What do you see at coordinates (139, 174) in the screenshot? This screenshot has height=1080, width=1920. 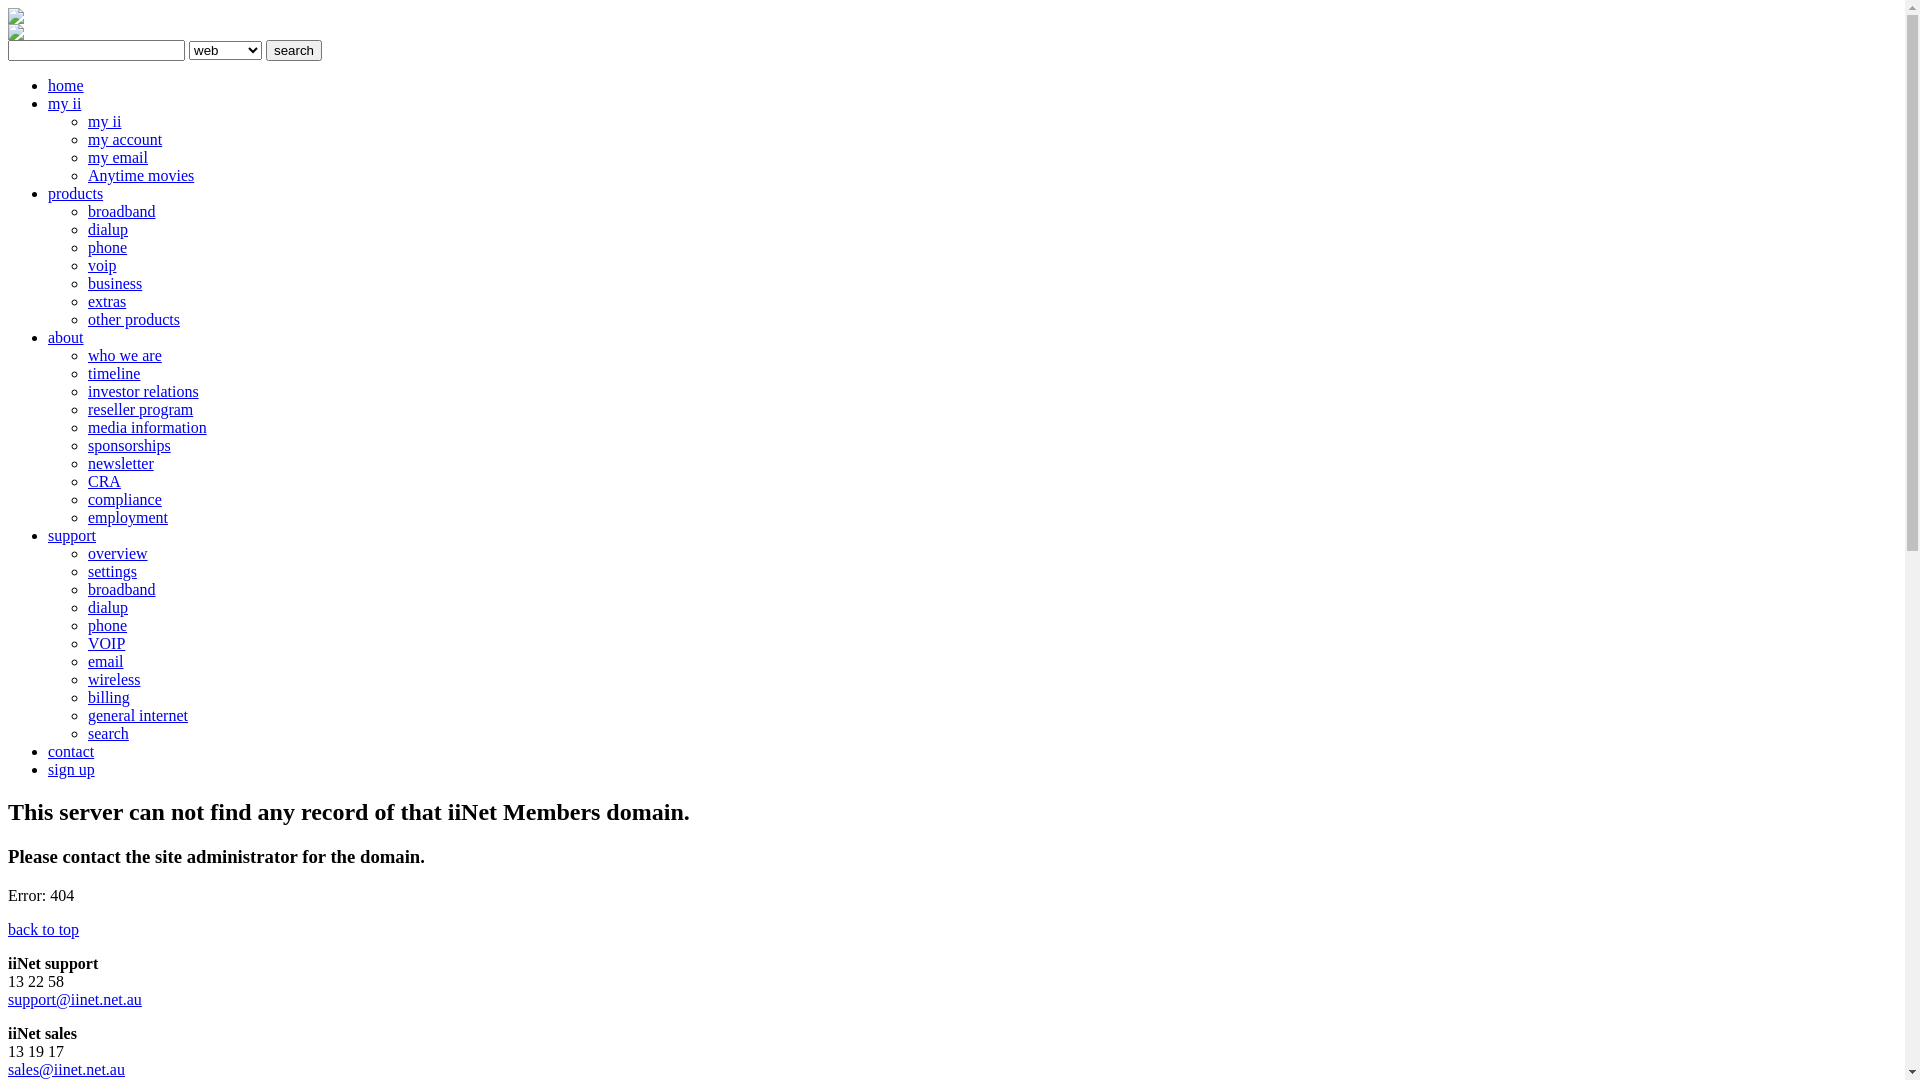 I see `'Anytime movies'` at bounding box center [139, 174].